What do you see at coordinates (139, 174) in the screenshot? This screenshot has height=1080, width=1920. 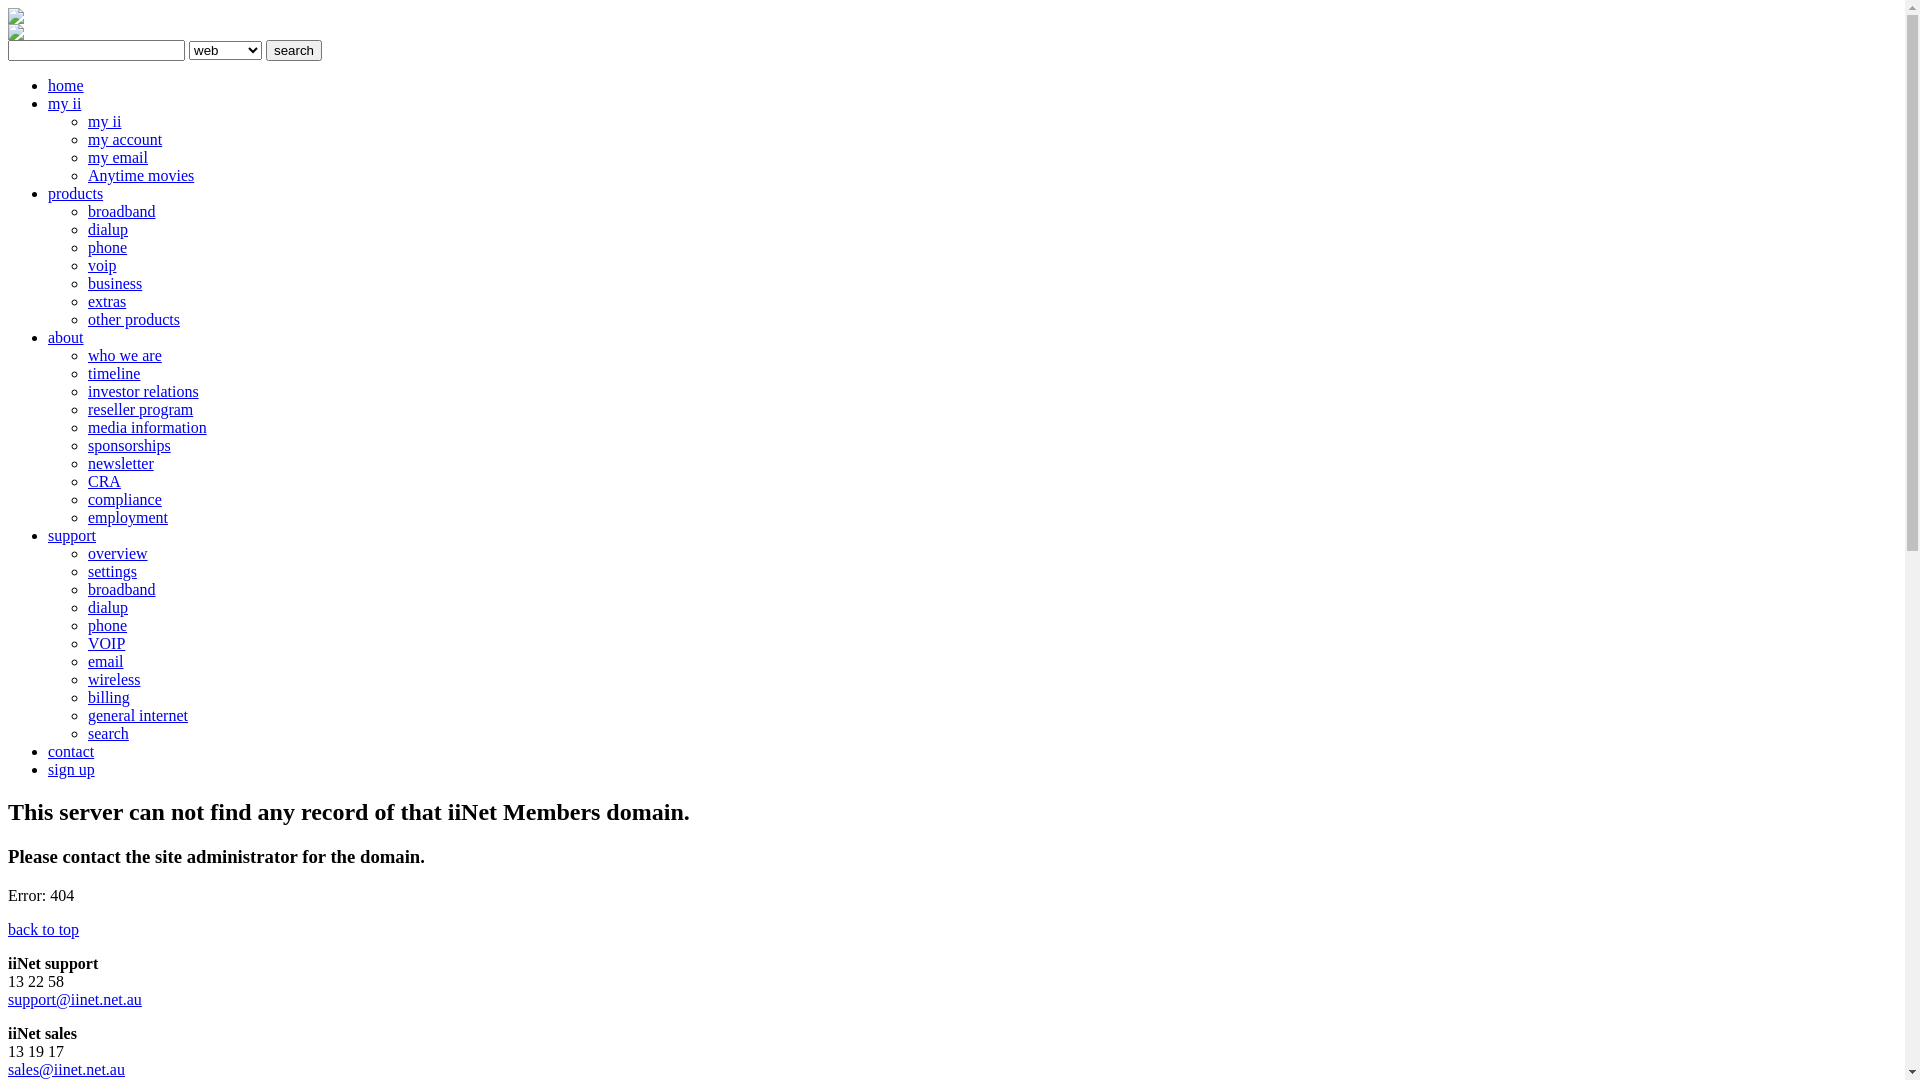 I see `'Anytime movies'` at bounding box center [139, 174].